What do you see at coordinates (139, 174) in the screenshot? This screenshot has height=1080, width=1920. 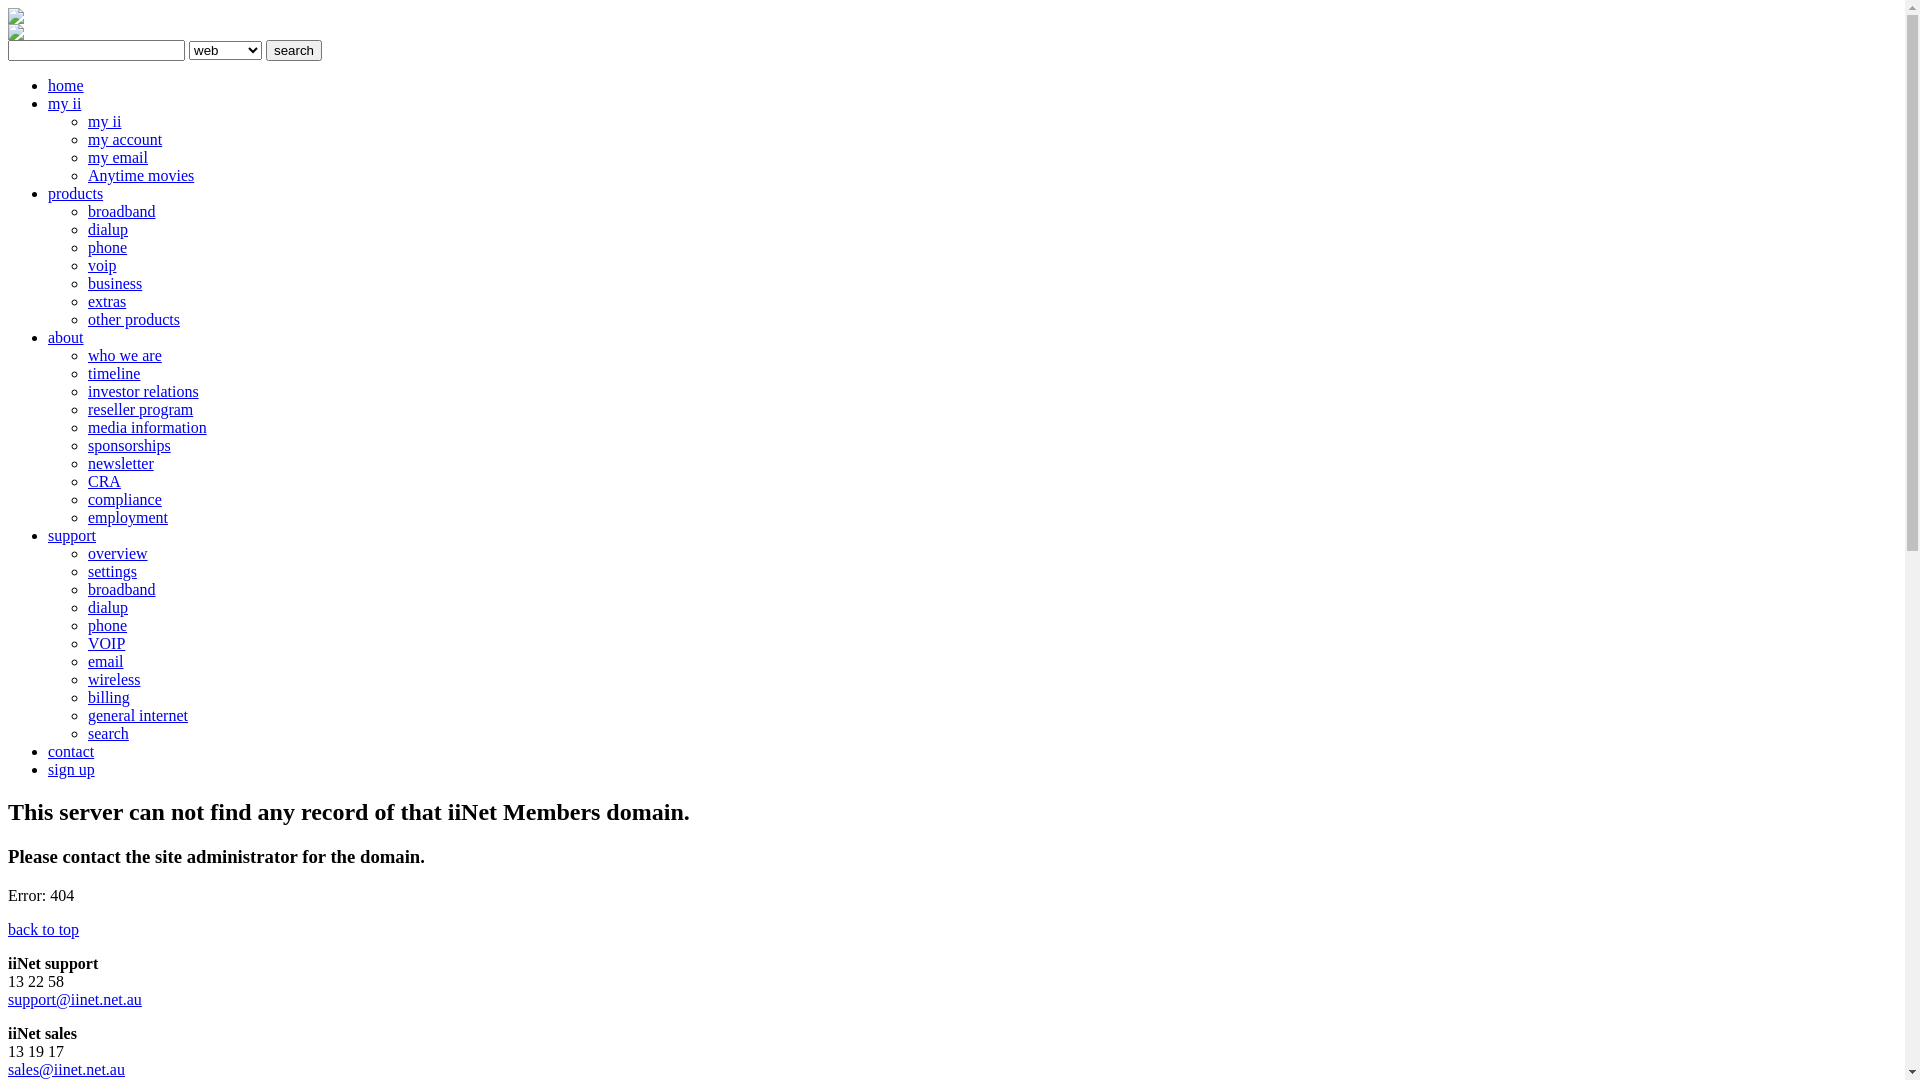 I see `'Anytime movies'` at bounding box center [139, 174].